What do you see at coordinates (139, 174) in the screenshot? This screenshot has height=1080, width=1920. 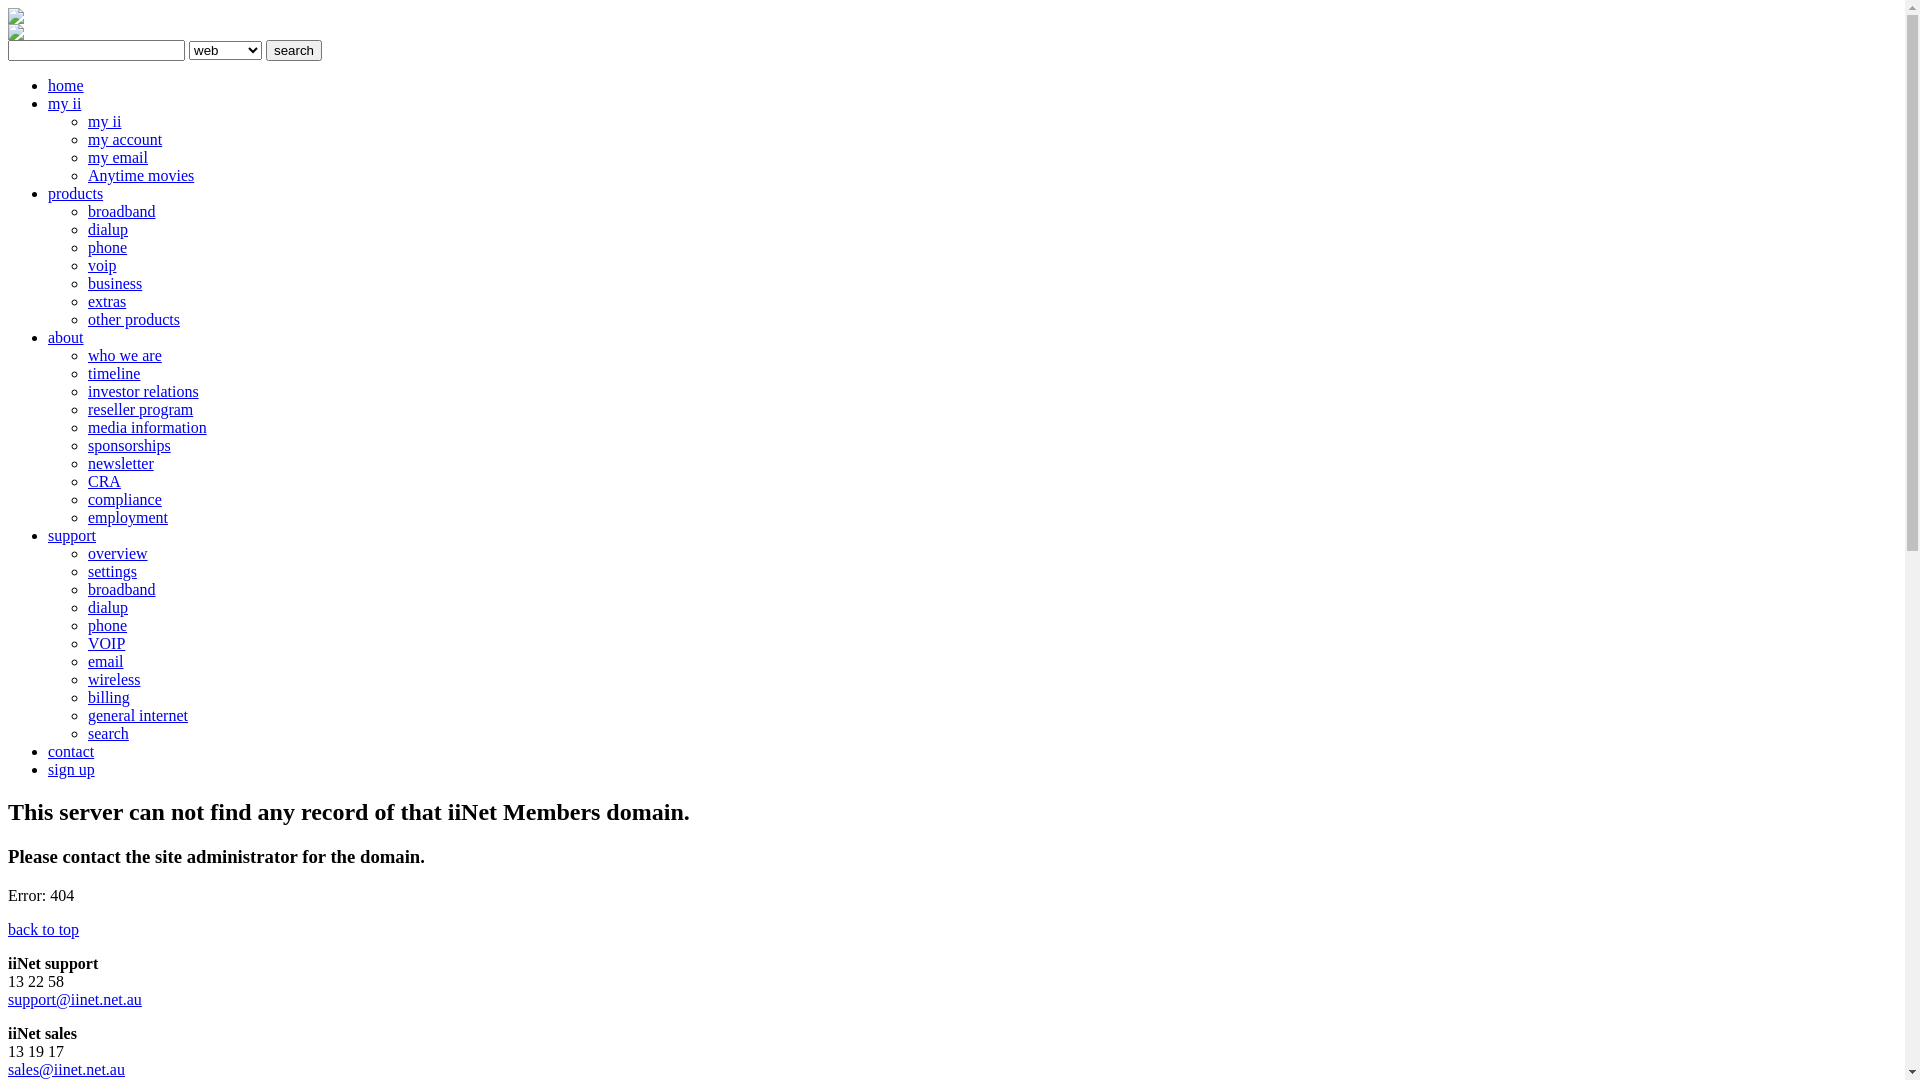 I see `'Anytime movies'` at bounding box center [139, 174].